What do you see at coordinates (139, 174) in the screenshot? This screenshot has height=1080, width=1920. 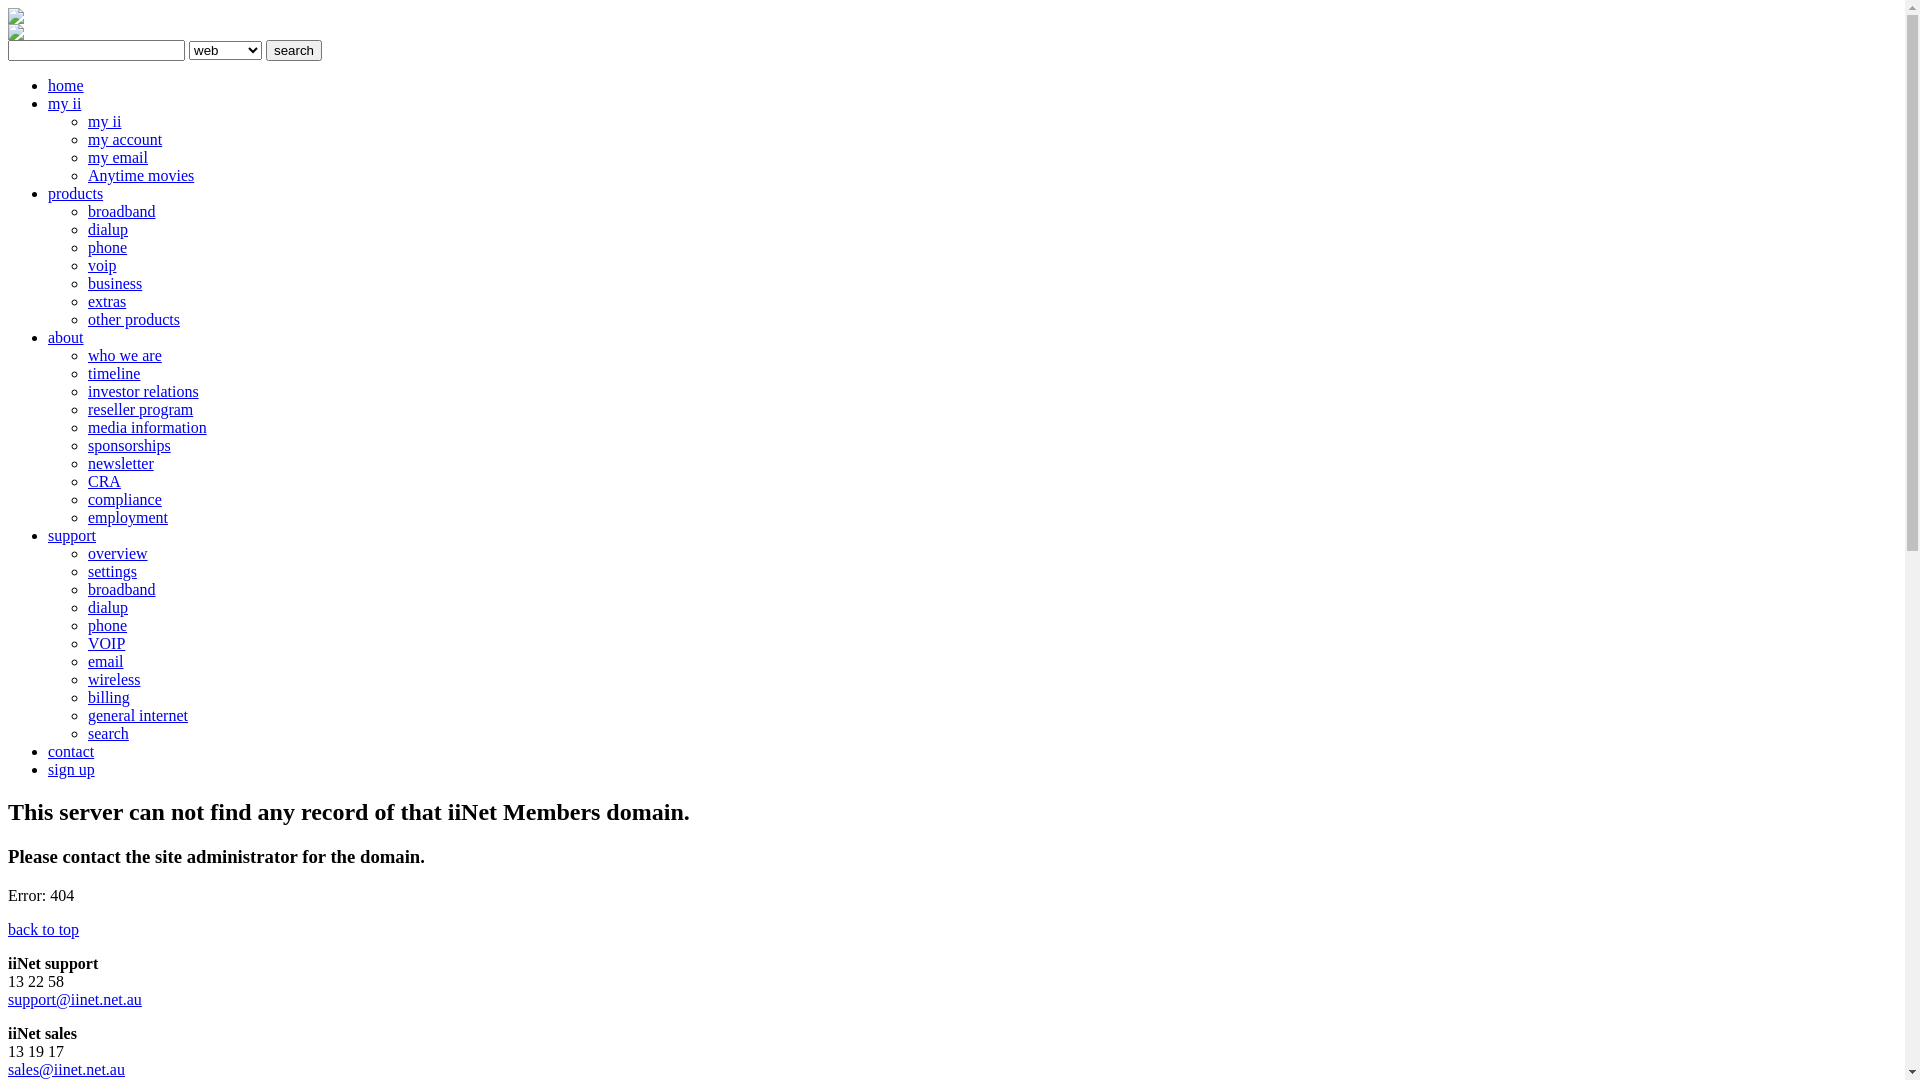 I see `'Anytime movies'` at bounding box center [139, 174].